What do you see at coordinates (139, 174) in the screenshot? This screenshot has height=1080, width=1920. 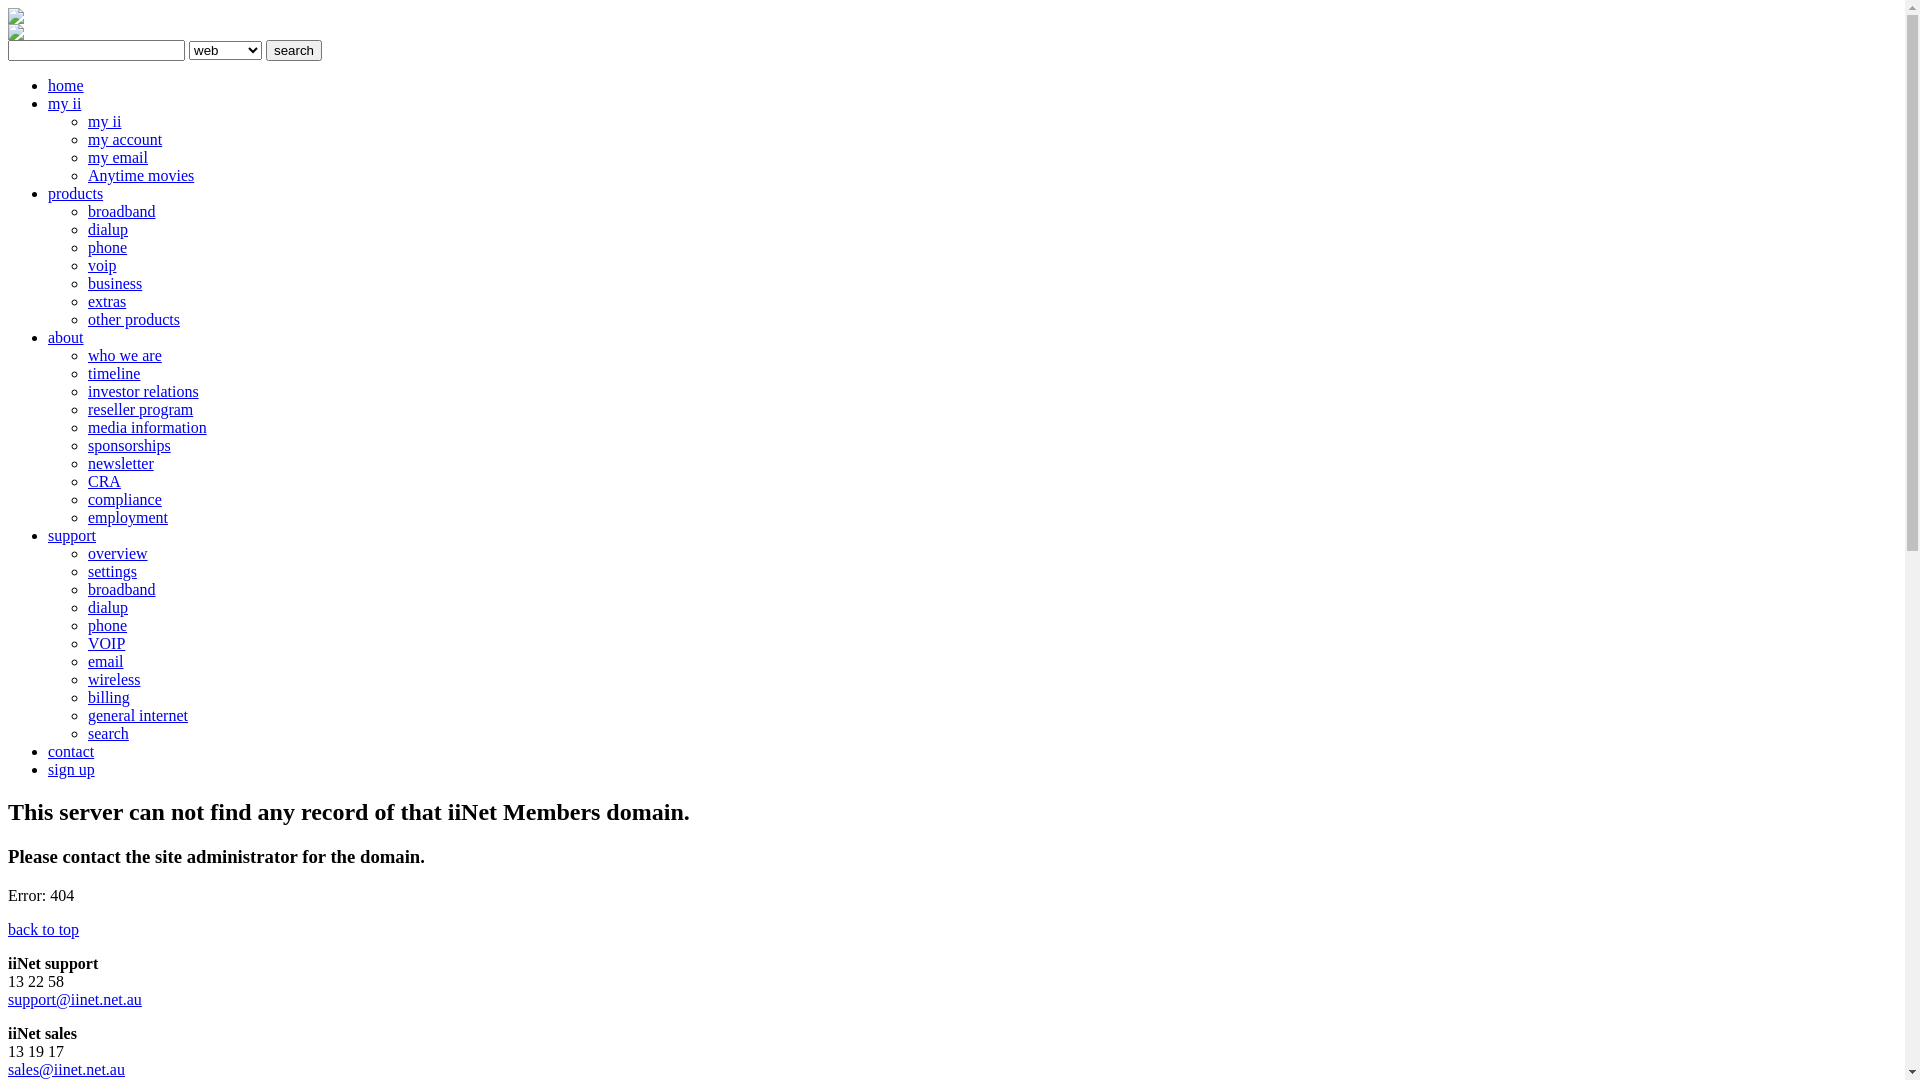 I see `'Anytime movies'` at bounding box center [139, 174].